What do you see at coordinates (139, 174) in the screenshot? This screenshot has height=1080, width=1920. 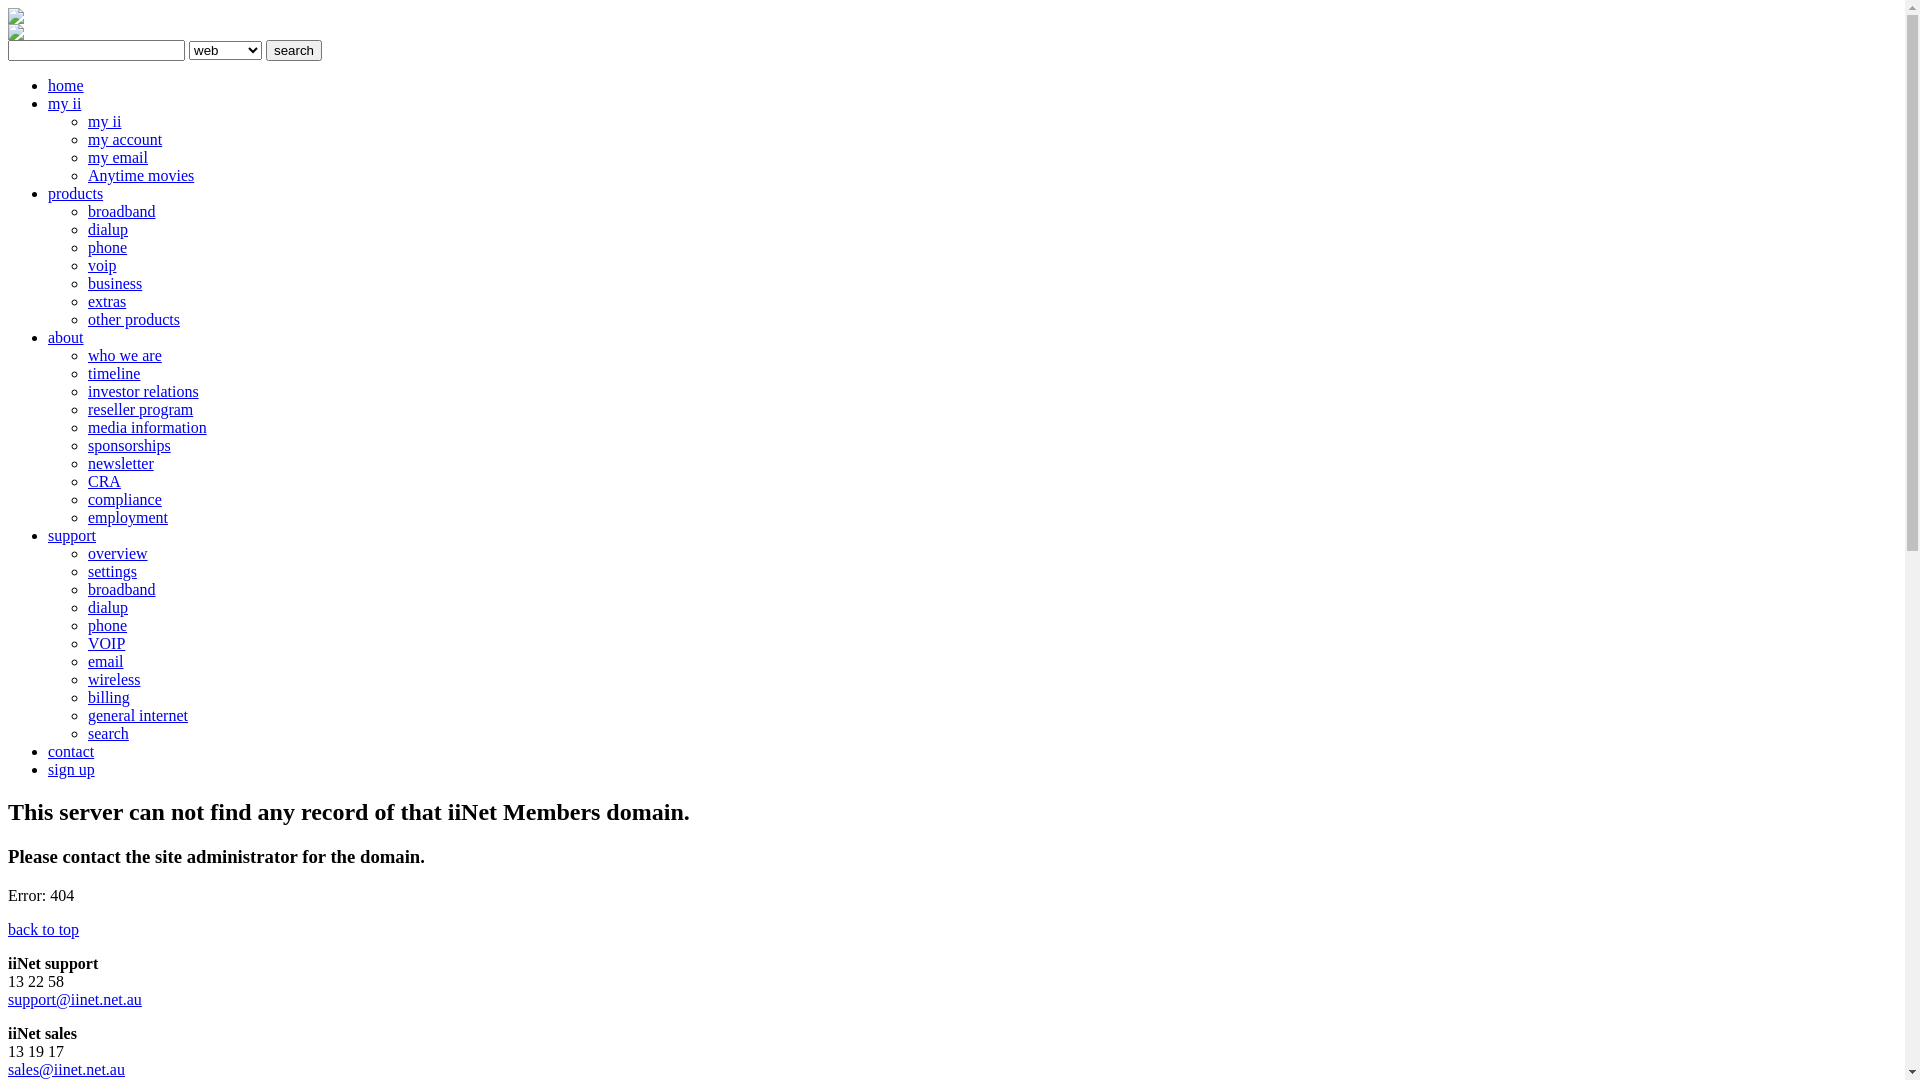 I see `'Anytime movies'` at bounding box center [139, 174].